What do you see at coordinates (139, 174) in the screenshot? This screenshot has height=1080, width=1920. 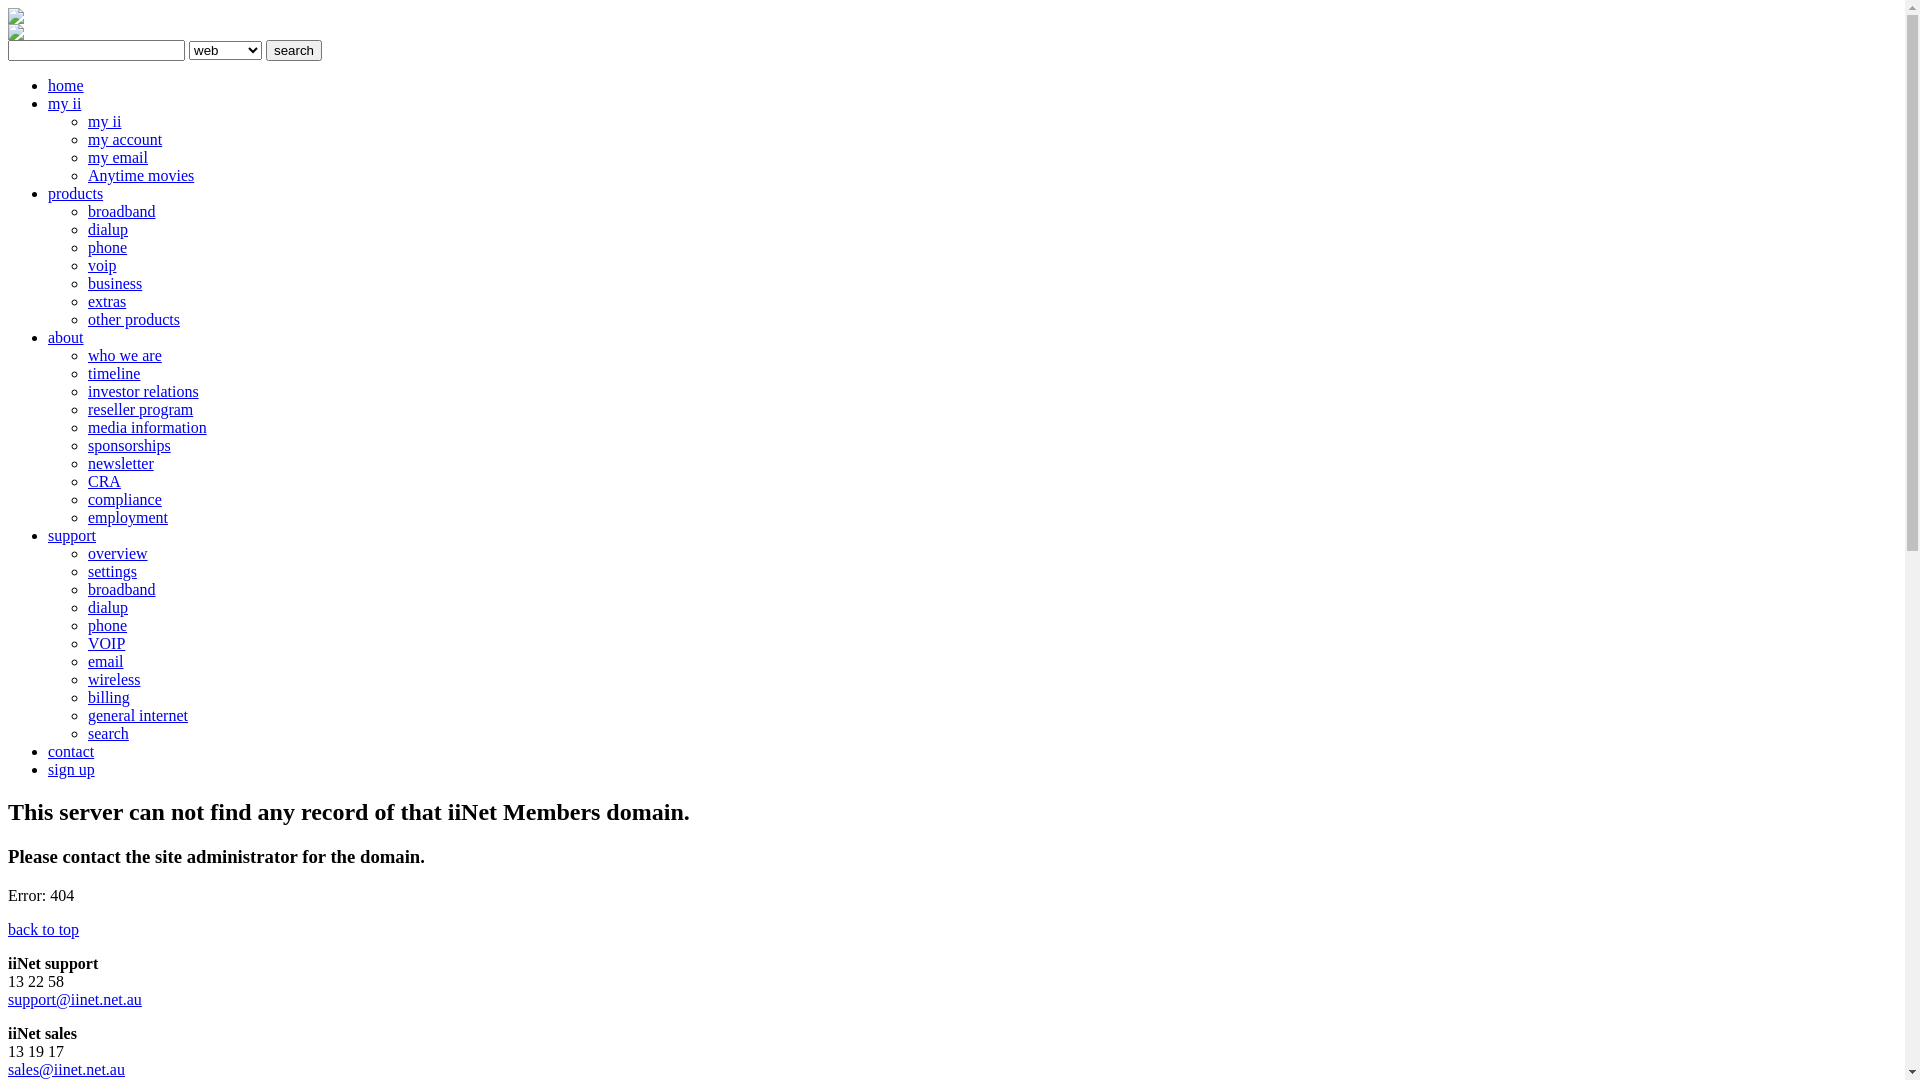 I see `'Anytime movies'` at bounding box center [139, 174].